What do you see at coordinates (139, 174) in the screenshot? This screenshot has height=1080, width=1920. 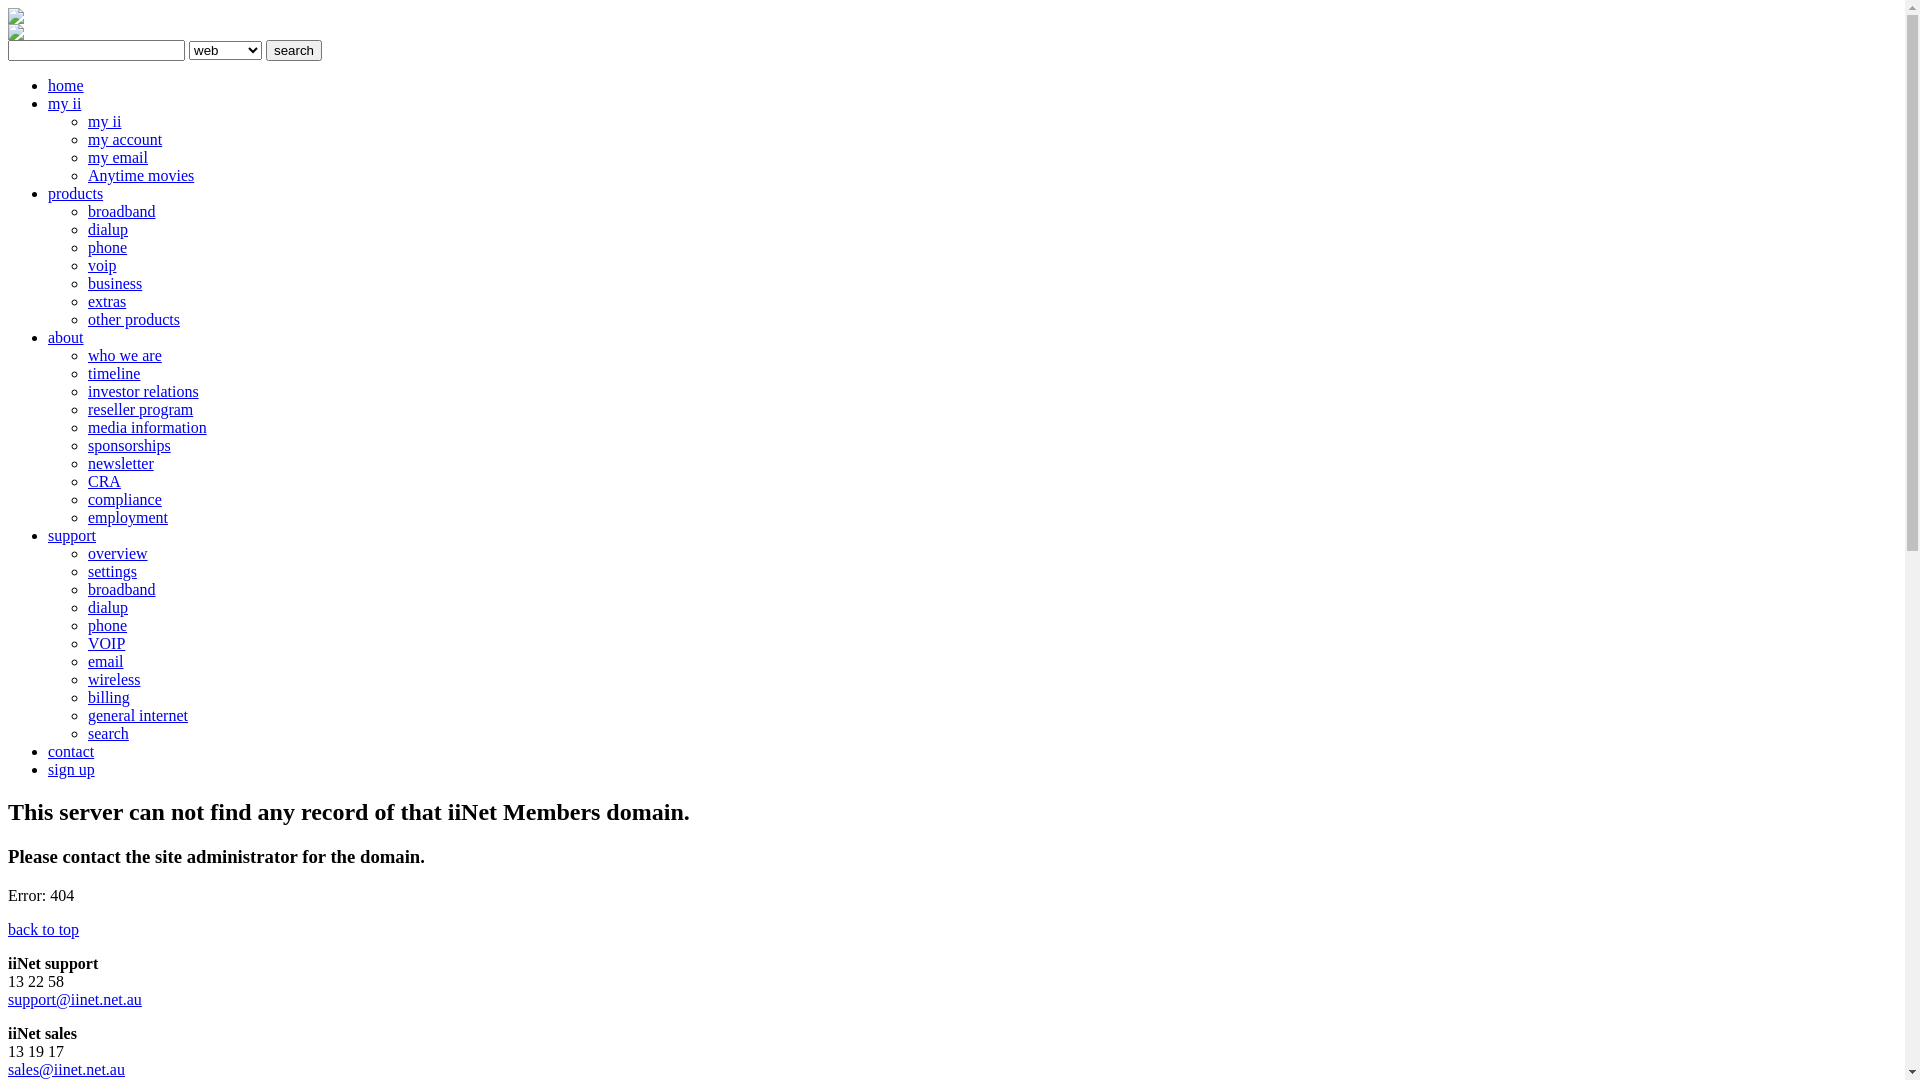 I see `'Anytime movies'` at bounding box center [139, 174].